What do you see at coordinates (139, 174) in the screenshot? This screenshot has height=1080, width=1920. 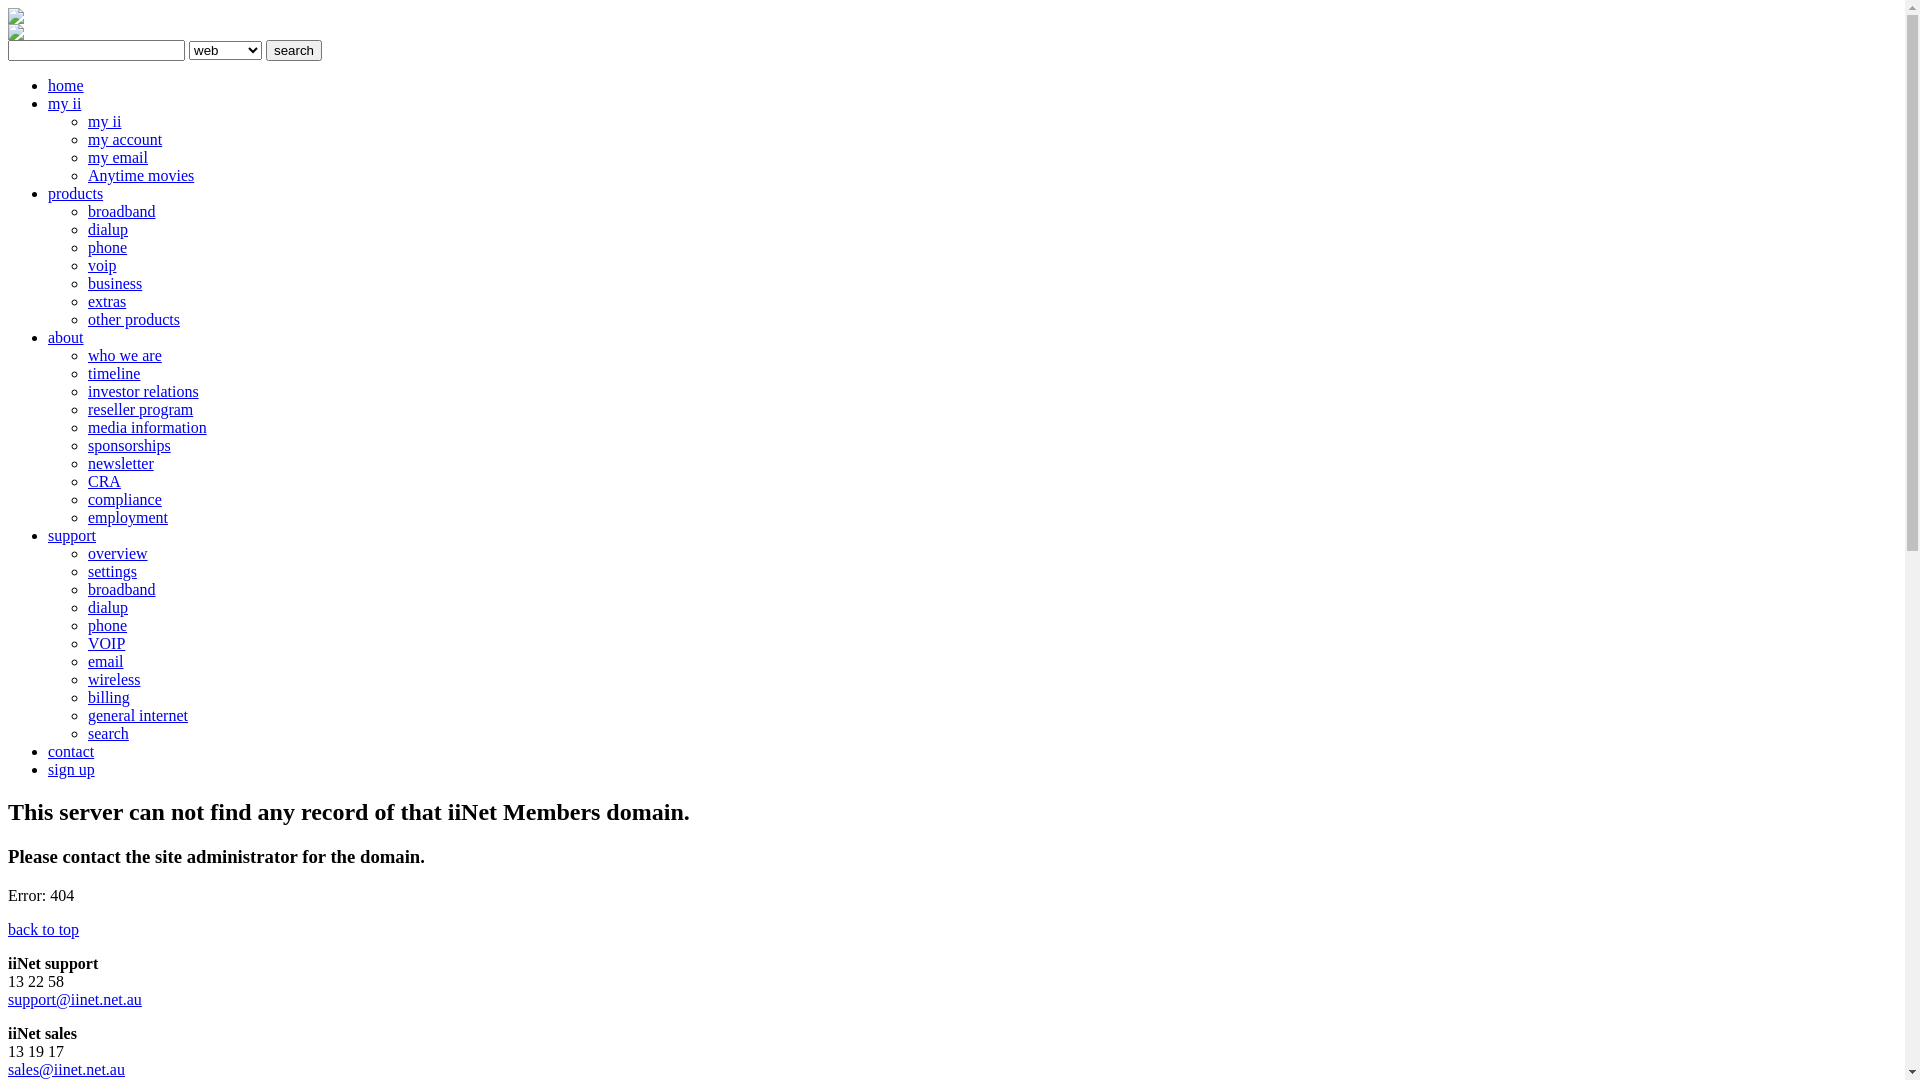 I see `'Anytime movies'` at bounding box center [139, 174].